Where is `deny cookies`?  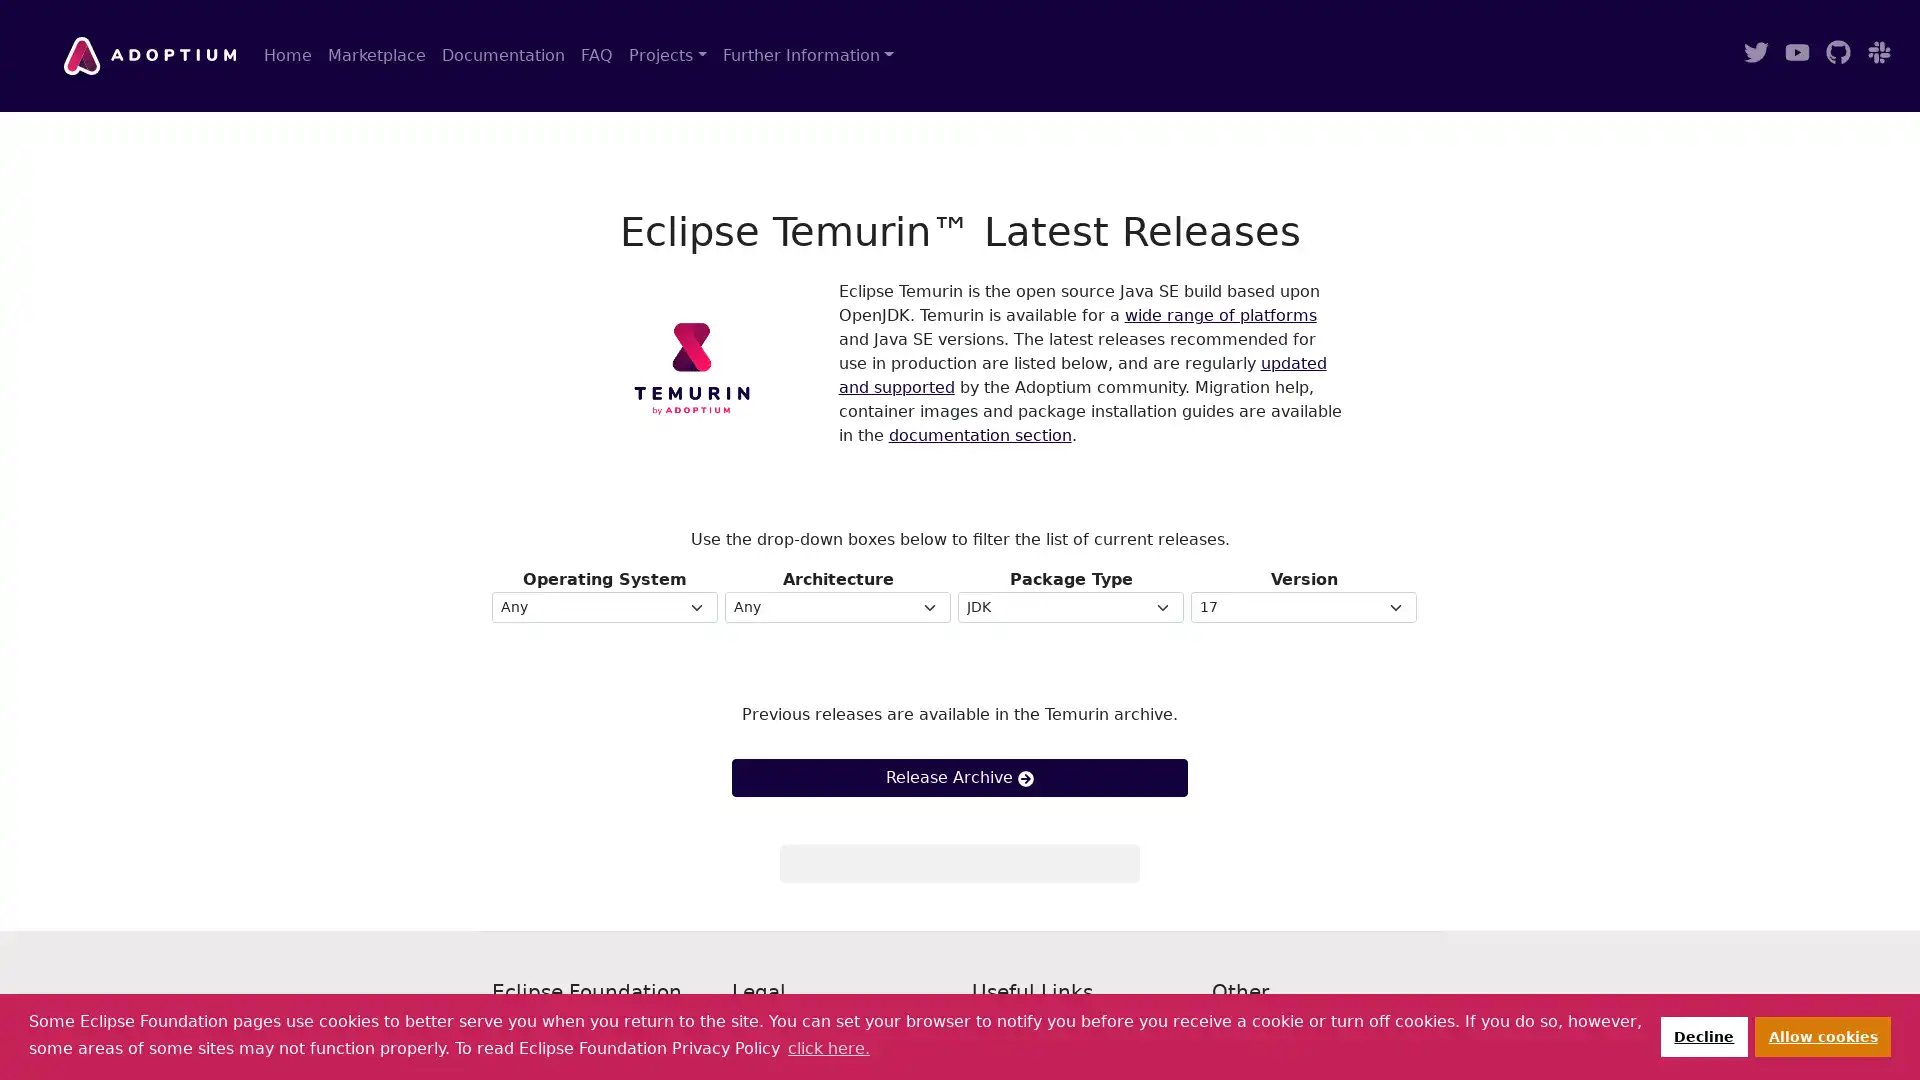 deny cookies is located at coordinates (1702, 1035).